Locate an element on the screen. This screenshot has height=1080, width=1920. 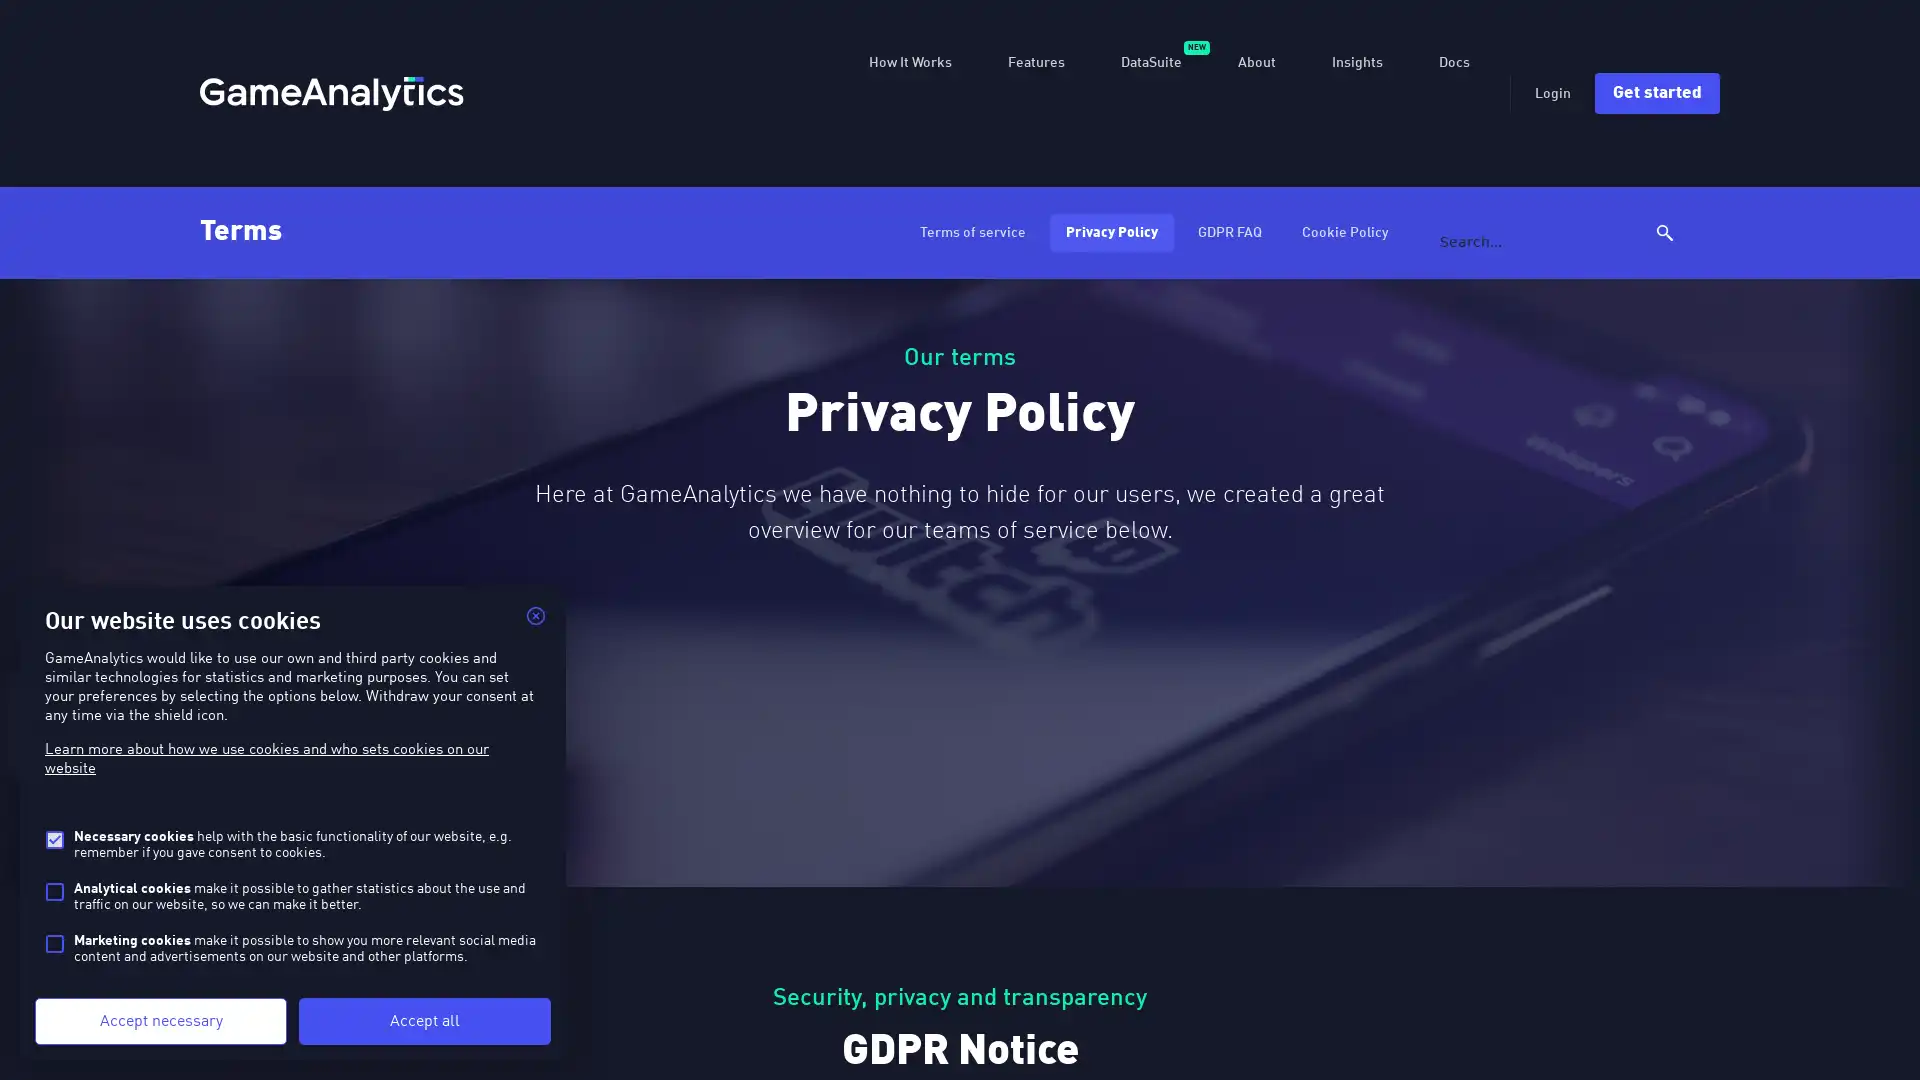
Accept all is located at coordinates (424, 1021).